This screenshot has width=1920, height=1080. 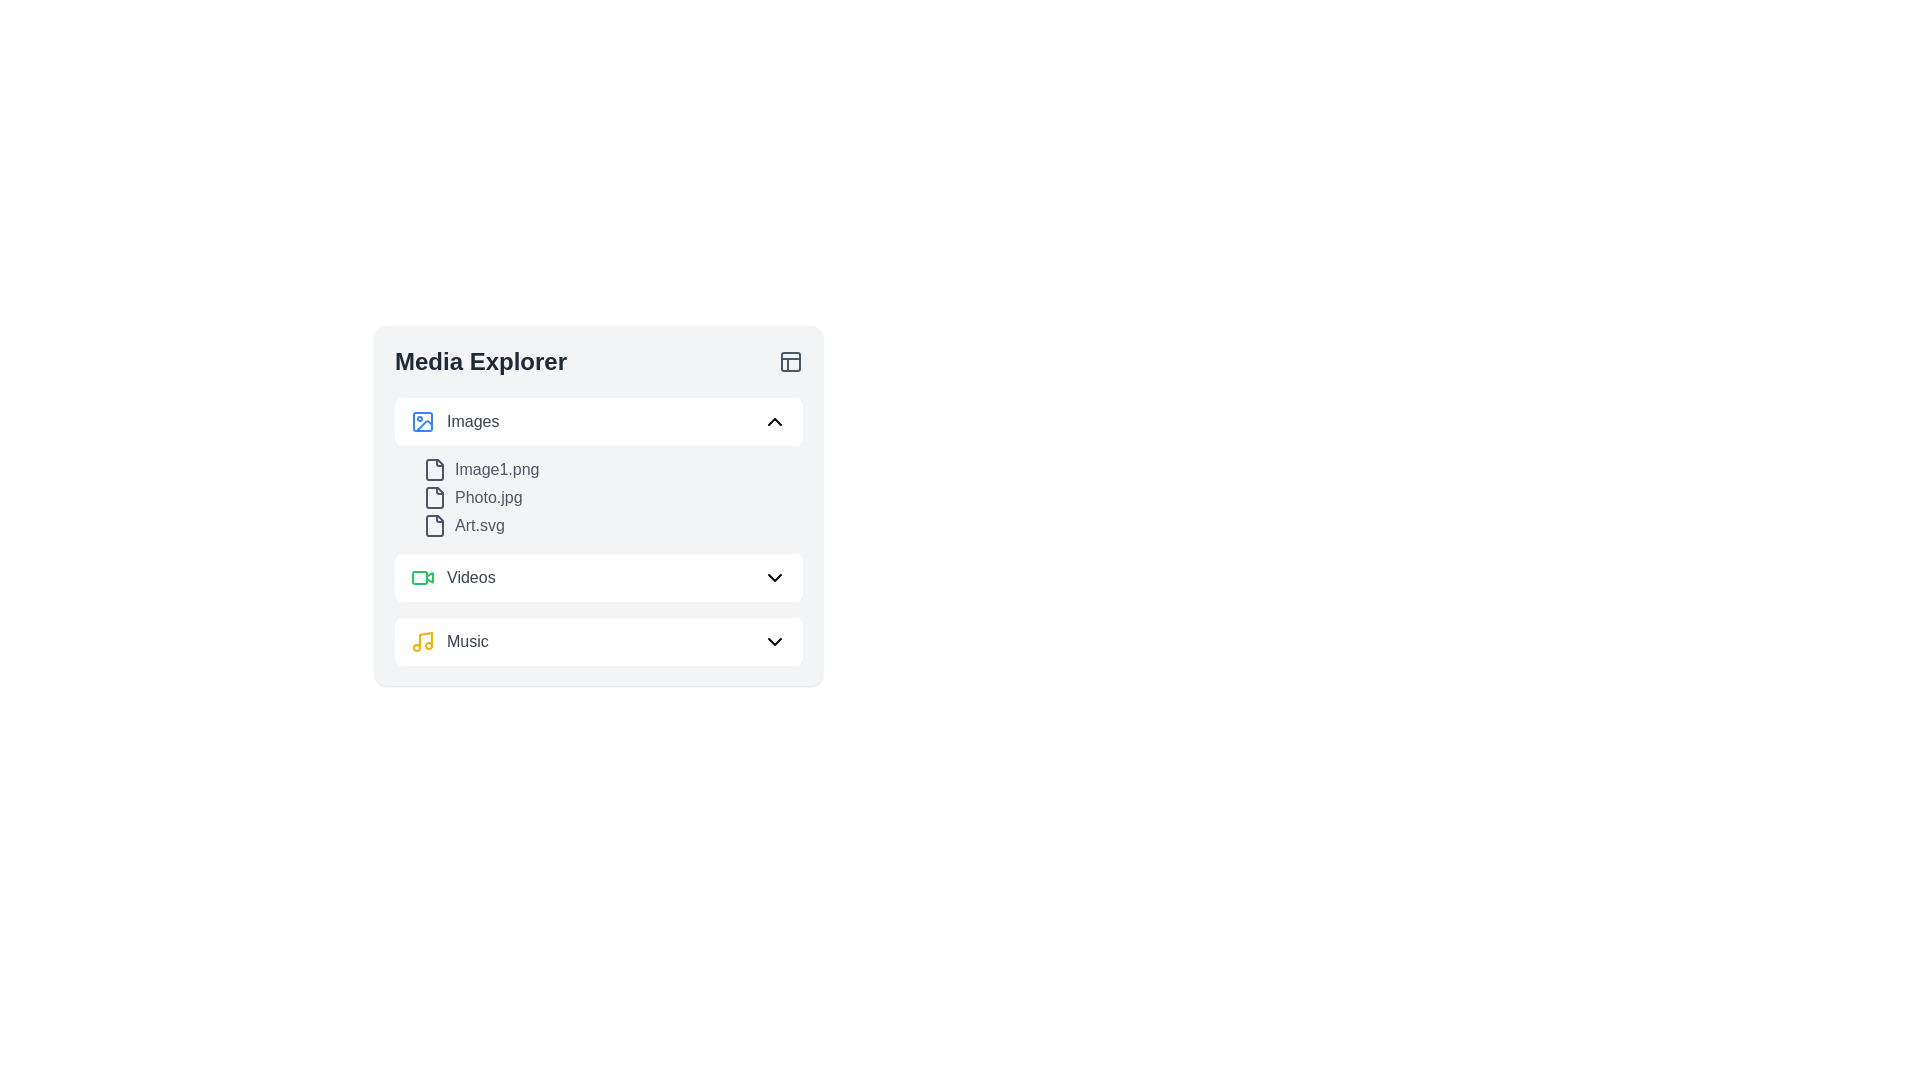 What do you see at coordinates (434, 470) in the screenshot?
I see `the file icon representing 'Image1.png' located in the 'Media Explorer' panel, which is the first icon in the list section labeled 'Images'` at bounding box center [434, 470].